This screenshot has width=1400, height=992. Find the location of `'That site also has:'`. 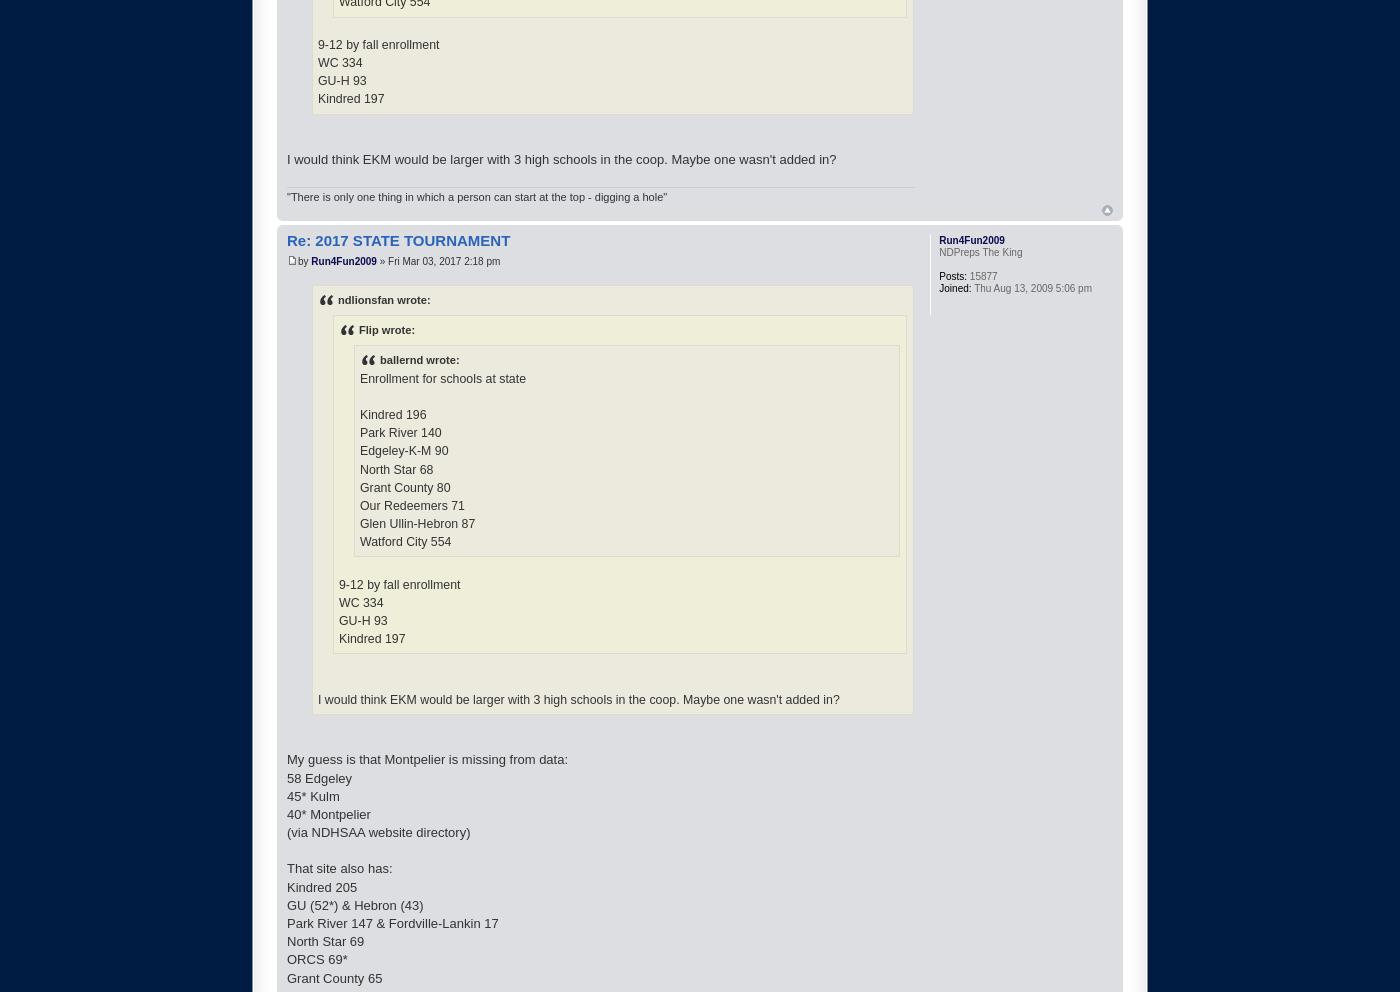

'That site also has:' is located at coordinates (339, 867).